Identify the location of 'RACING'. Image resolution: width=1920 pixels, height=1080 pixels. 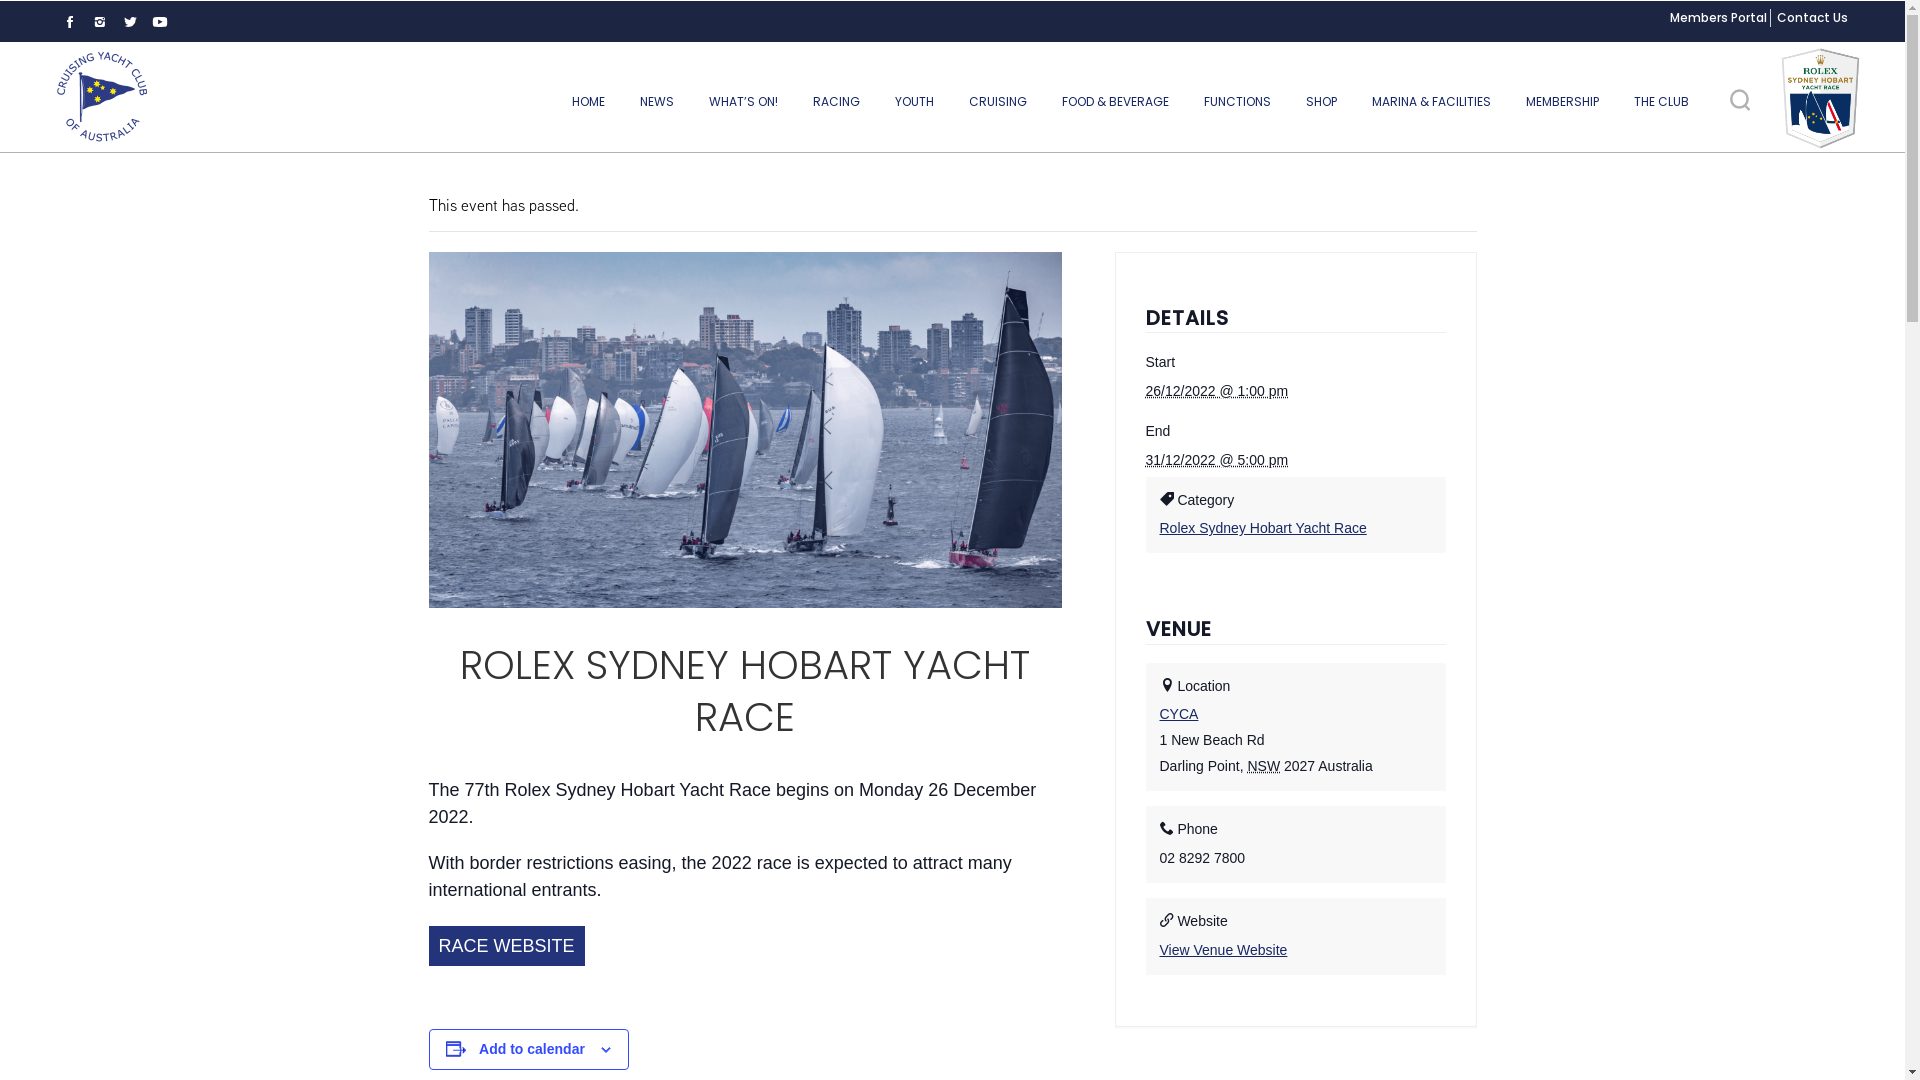
(836, 101).